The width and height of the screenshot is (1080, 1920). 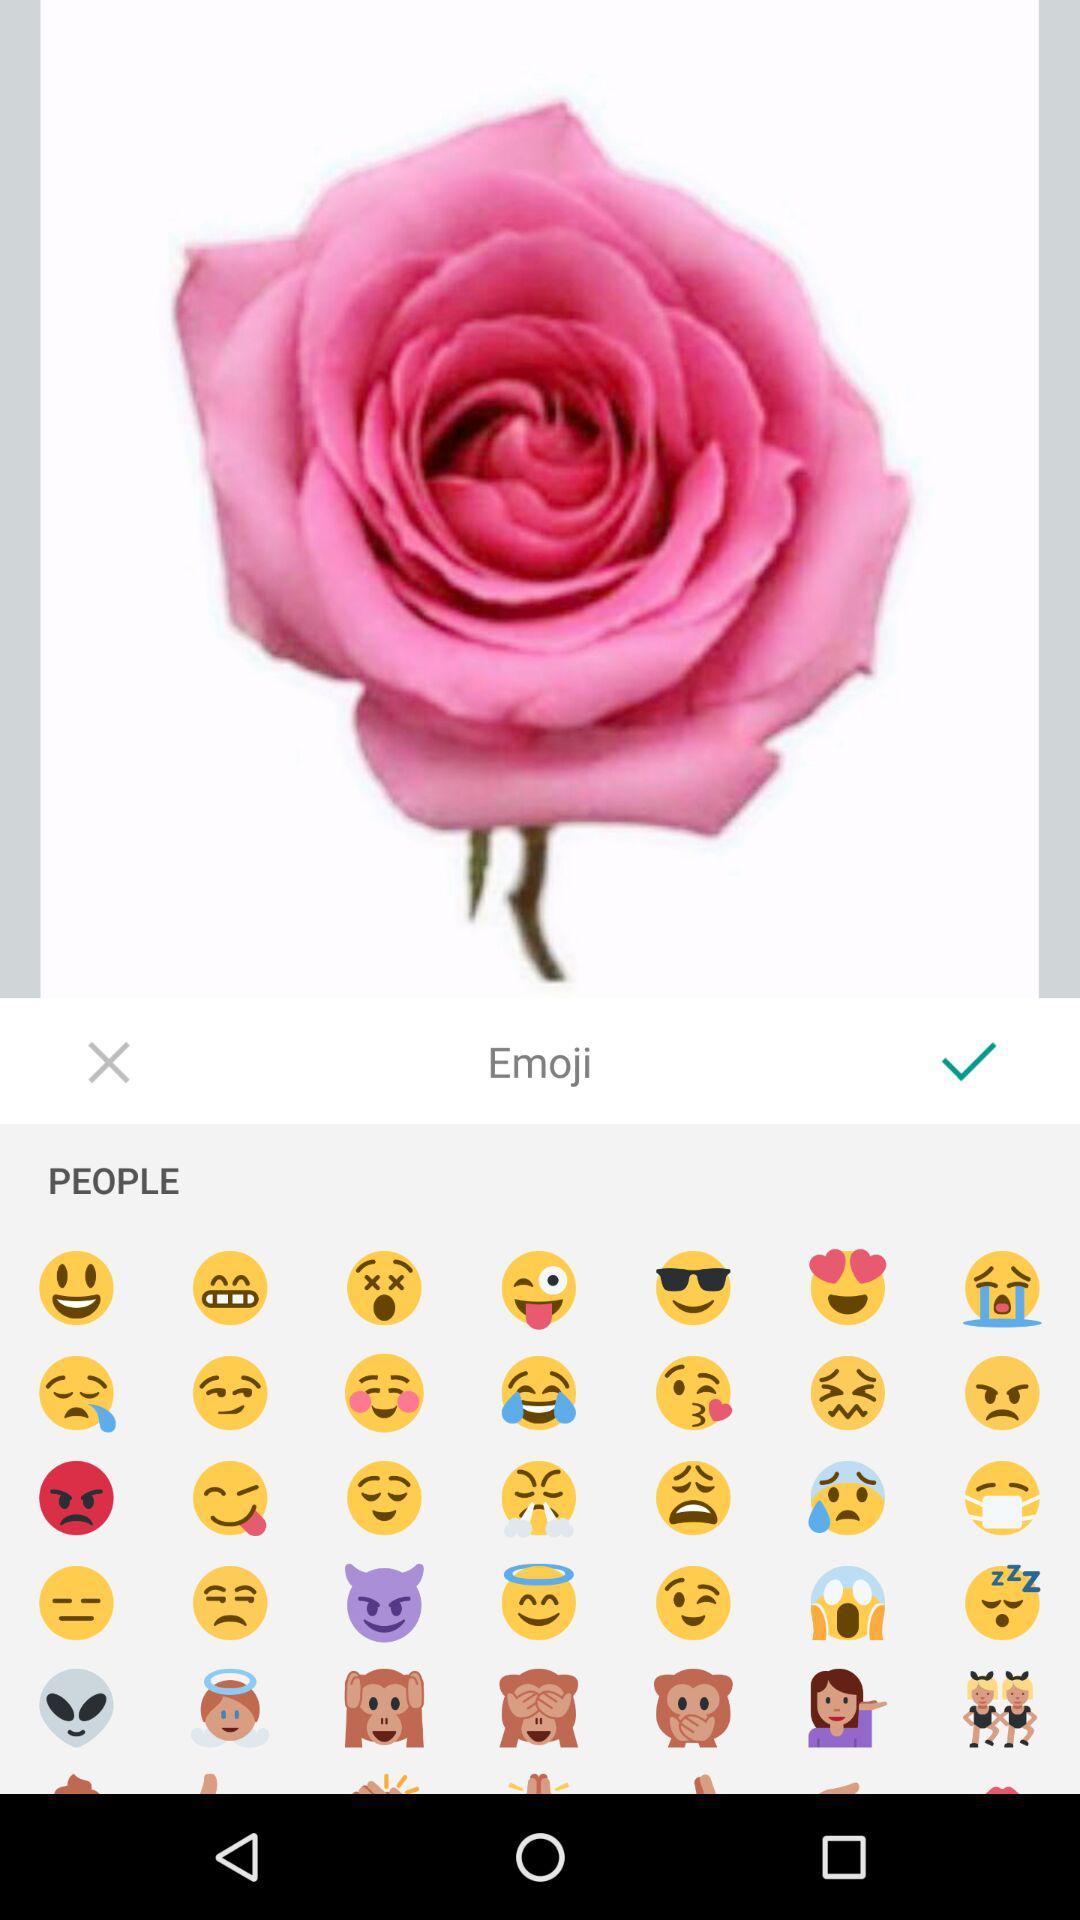 I want to click on emoji button, so click(x=692, y=1288).